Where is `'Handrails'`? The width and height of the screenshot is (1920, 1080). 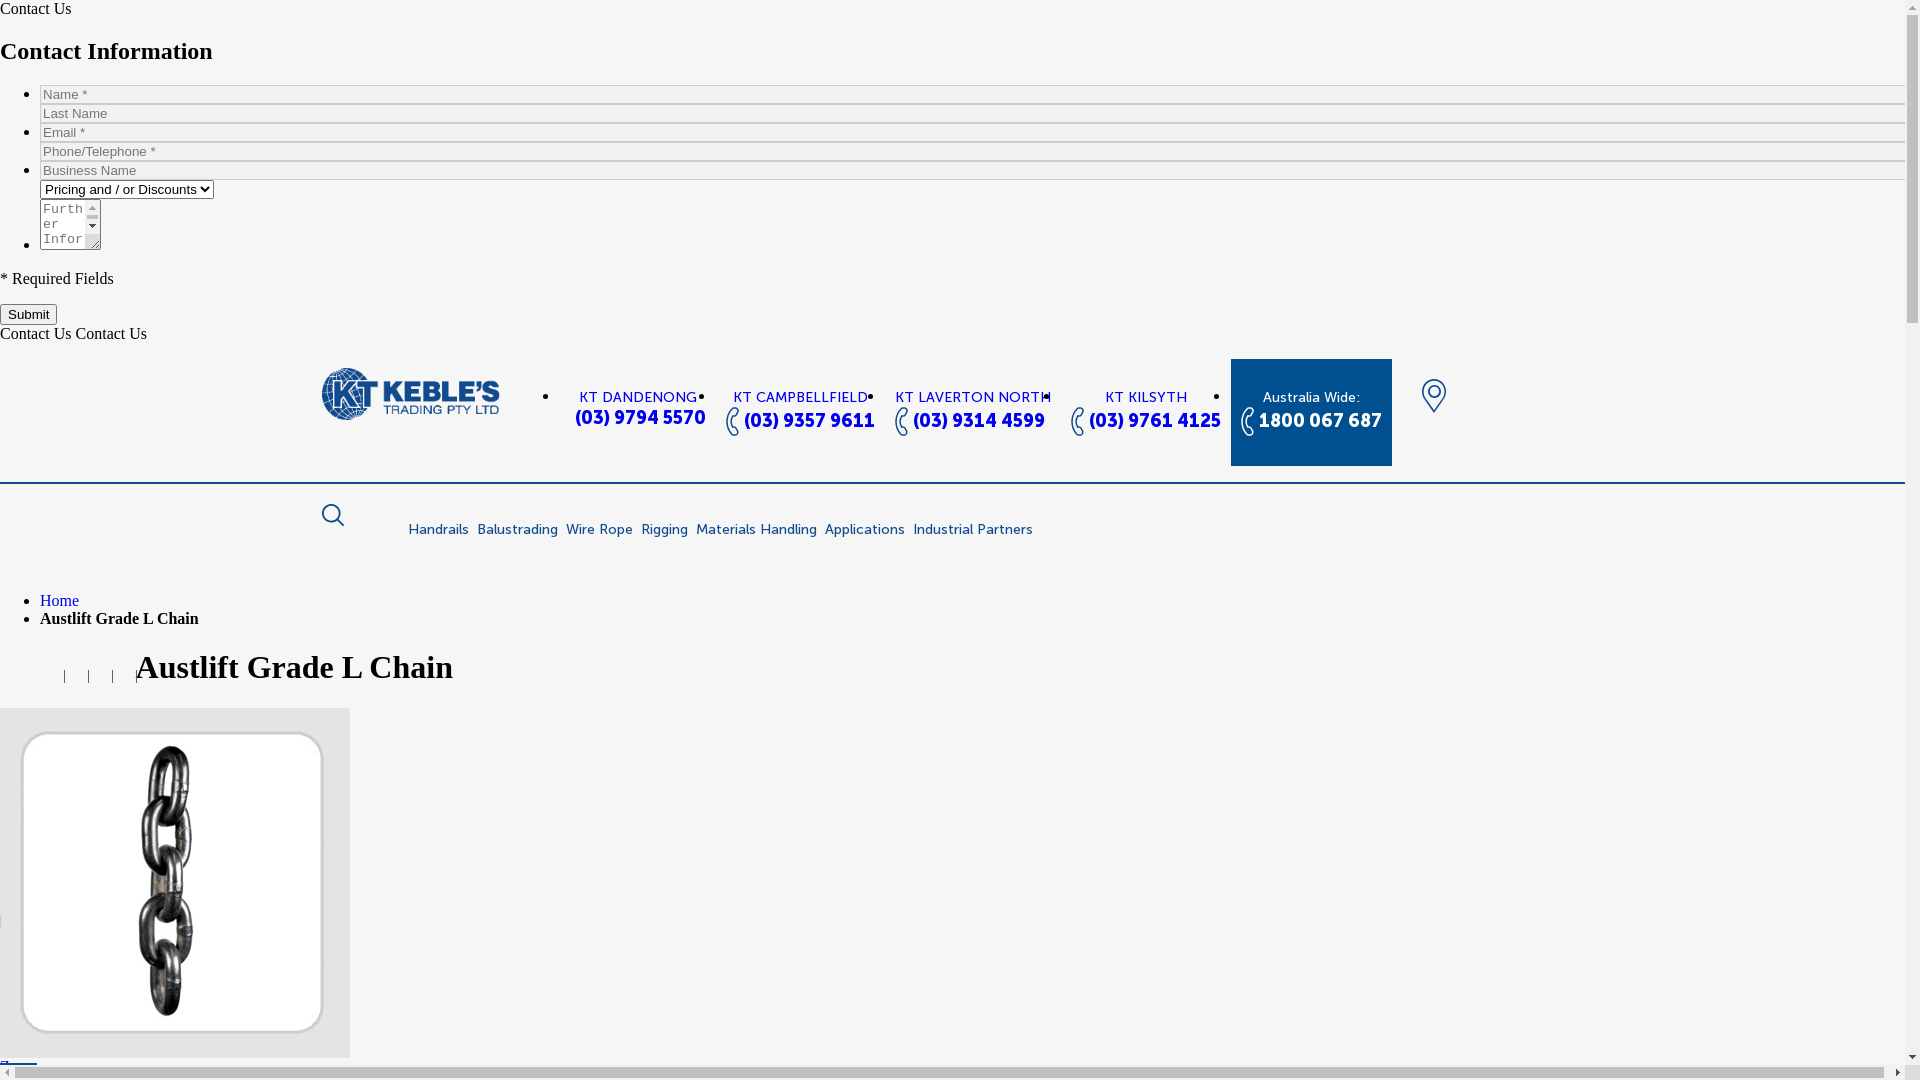
'Handrails' is located at coordinates (437, 528).